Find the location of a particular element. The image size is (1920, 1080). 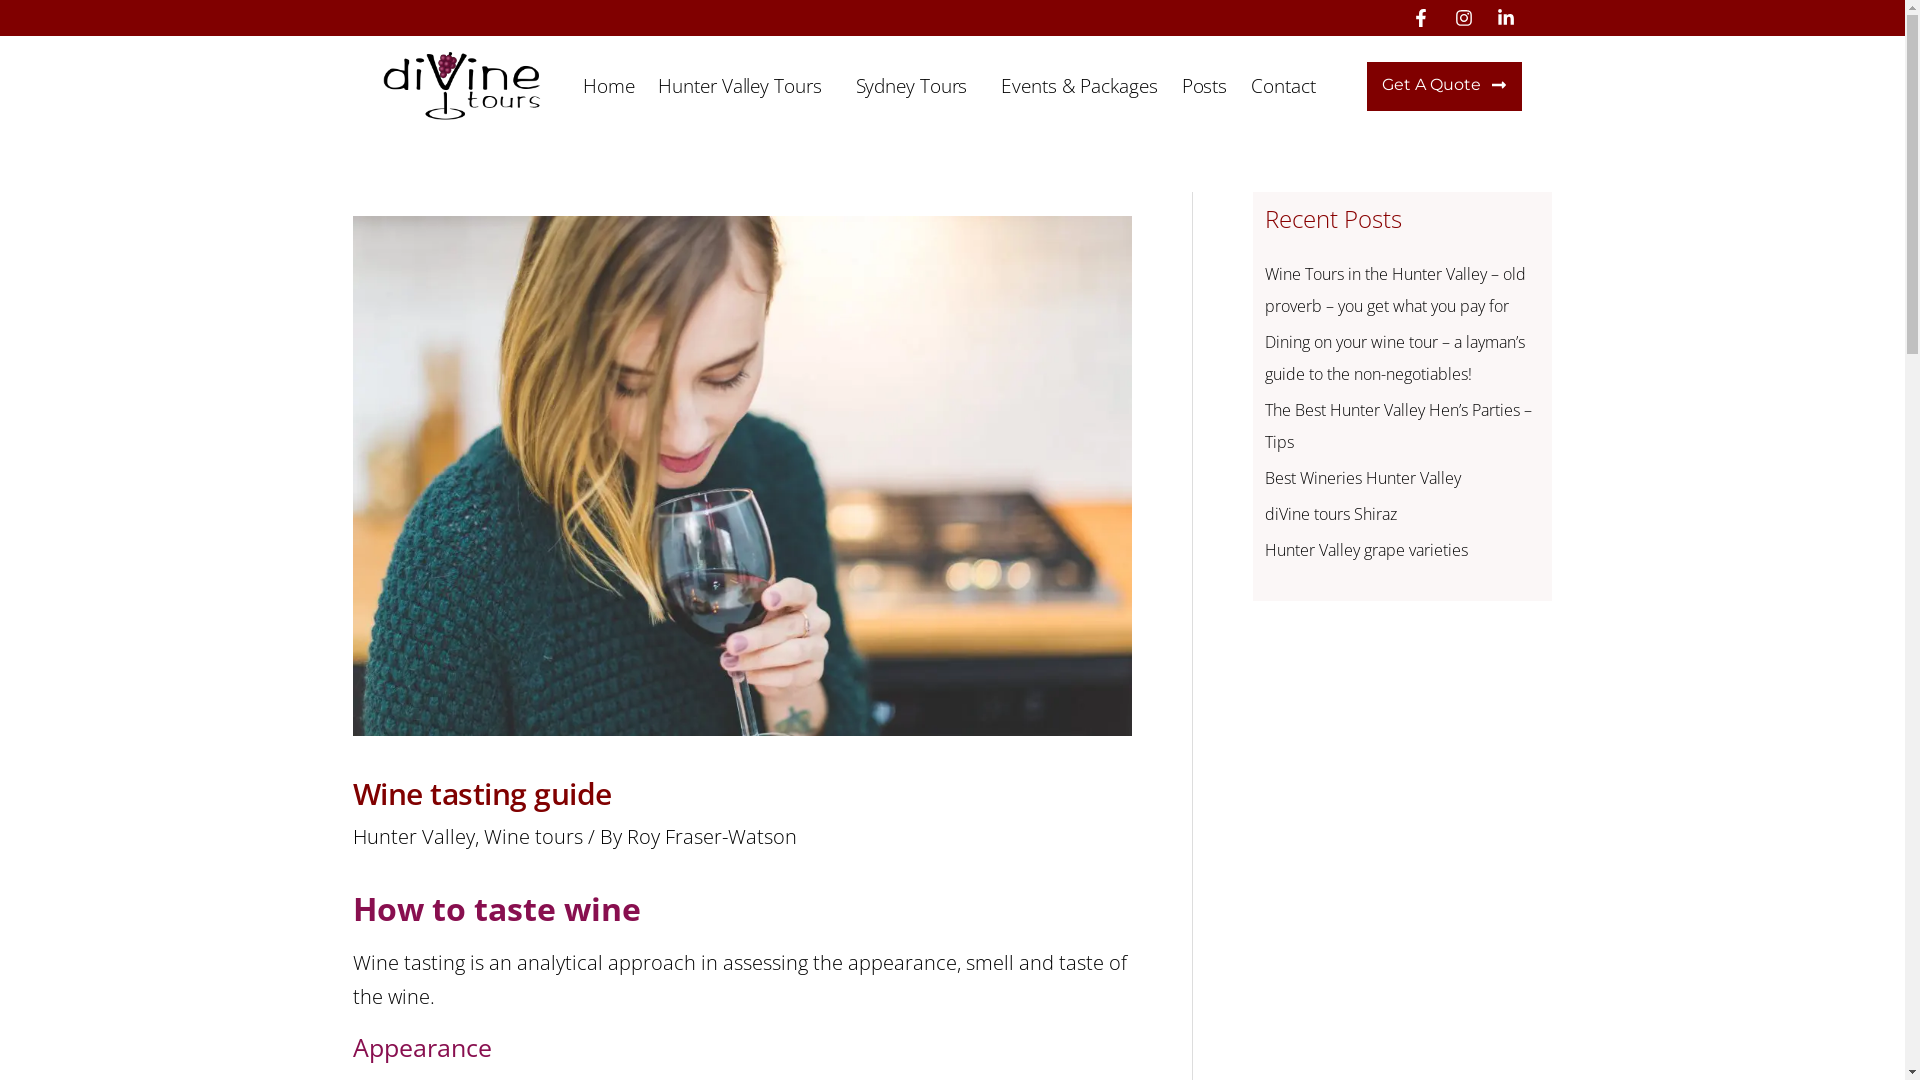

'Home' is located at coordinates (608, 84).